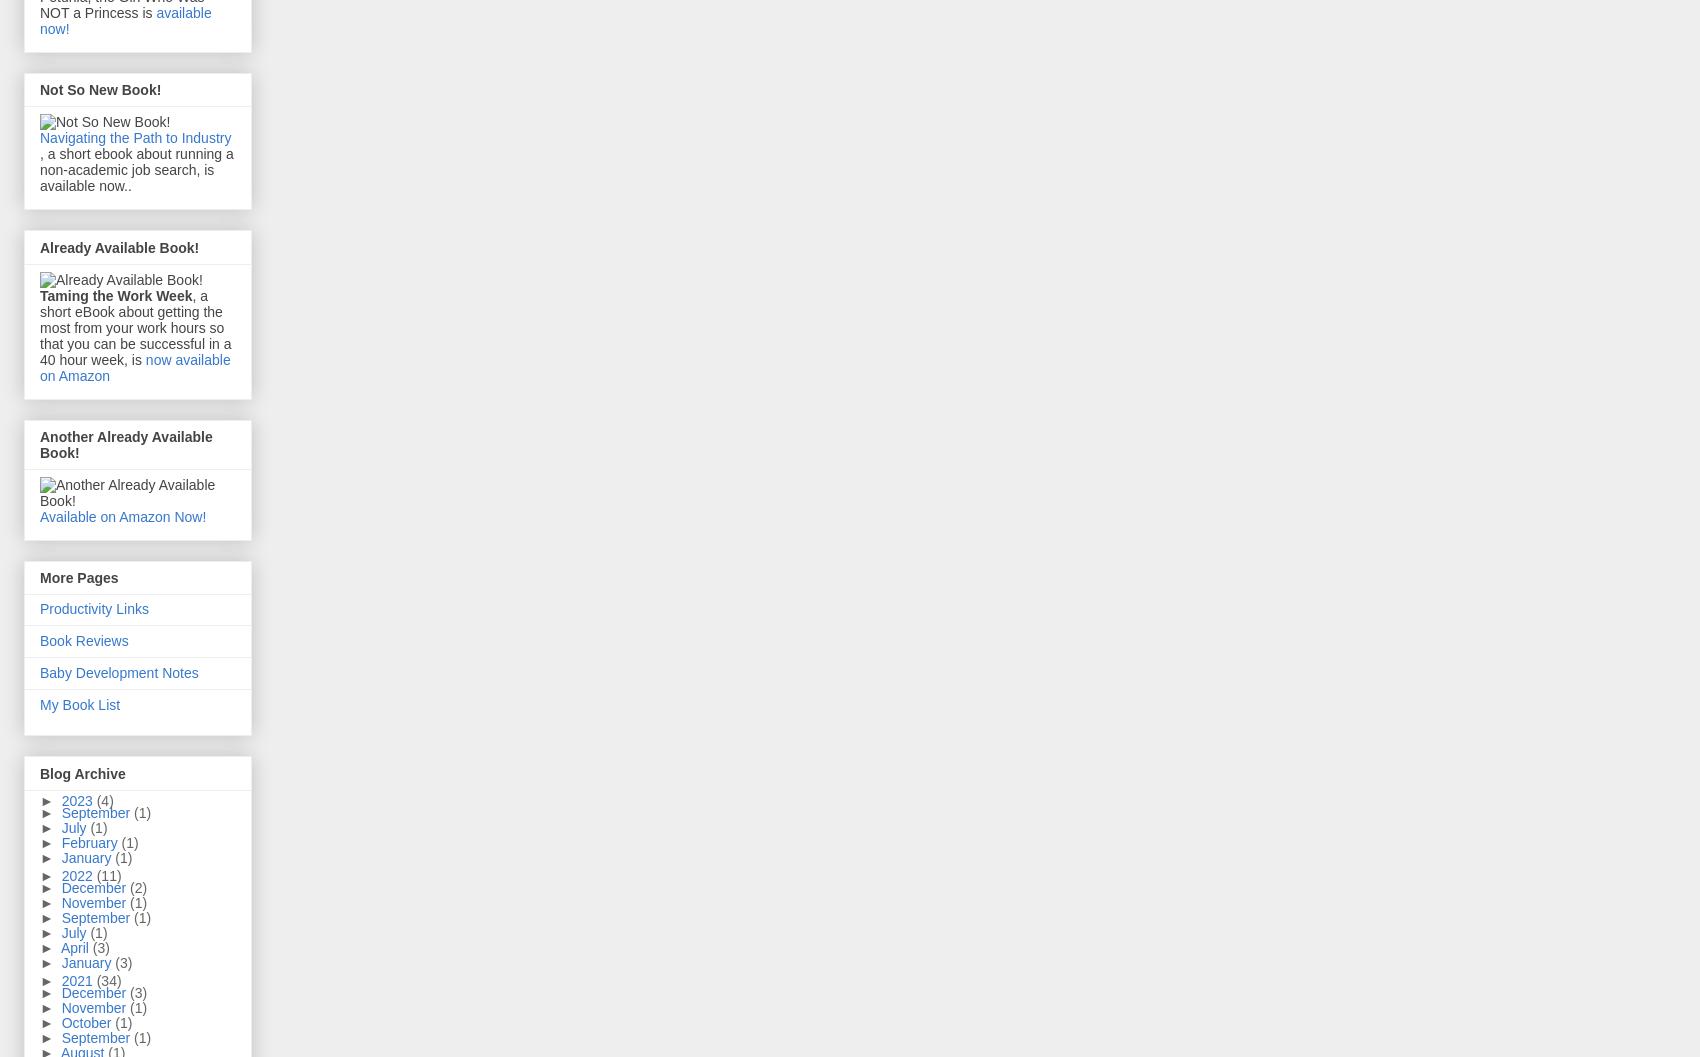  Describe the element at coordinates (129, 886) in the screenshot. I see `'(2)'` at that location.